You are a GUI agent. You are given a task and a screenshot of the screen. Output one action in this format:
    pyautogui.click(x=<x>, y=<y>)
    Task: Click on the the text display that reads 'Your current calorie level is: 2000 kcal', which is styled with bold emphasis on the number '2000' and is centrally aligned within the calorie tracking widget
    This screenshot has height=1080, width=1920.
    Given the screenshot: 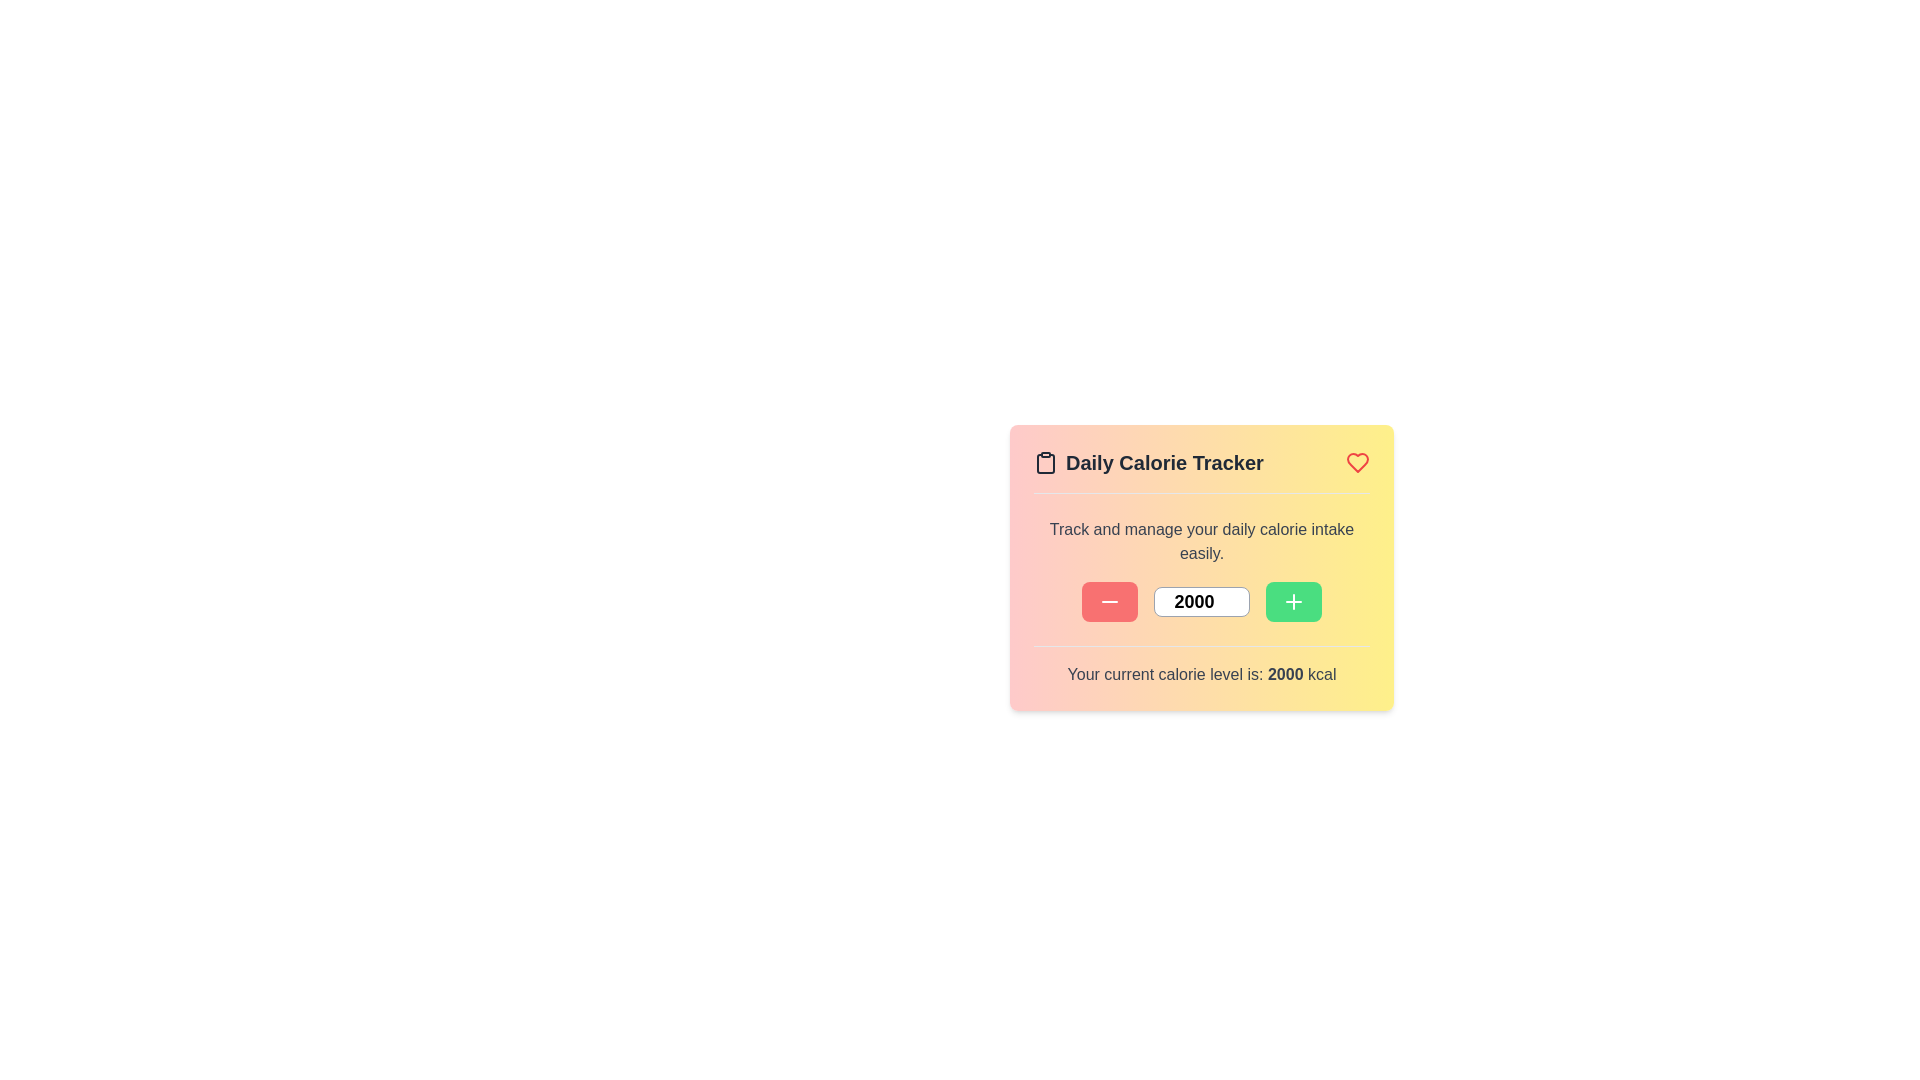 What is the action you would take?
    pyautogui.click(x=1200, y=666)
    